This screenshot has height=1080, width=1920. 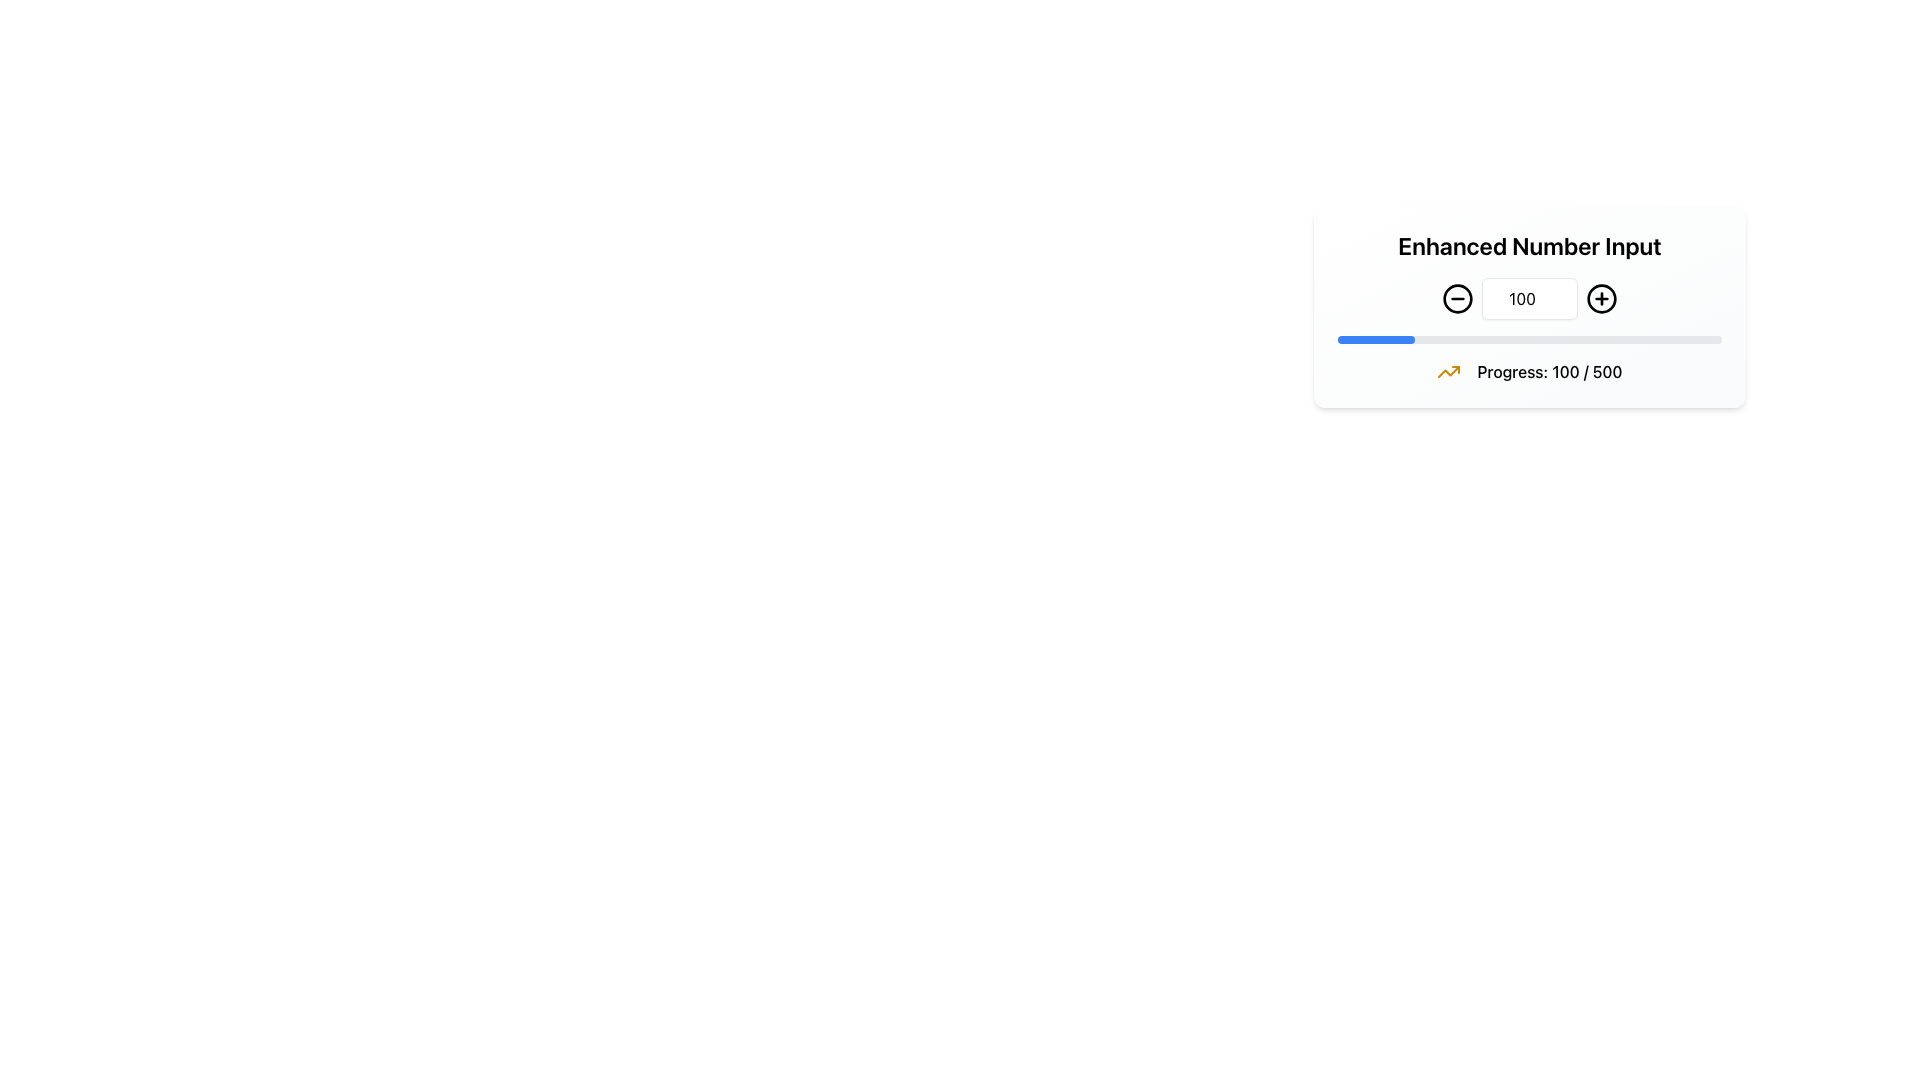 What do you see at coordinates (1602, 299) in the screenshot?
I see `the central circular component of the graphical button located to the right of the numeric input field in the 'Enhanced Number Input' module to interact with it` at bounding box center [1602, 299].